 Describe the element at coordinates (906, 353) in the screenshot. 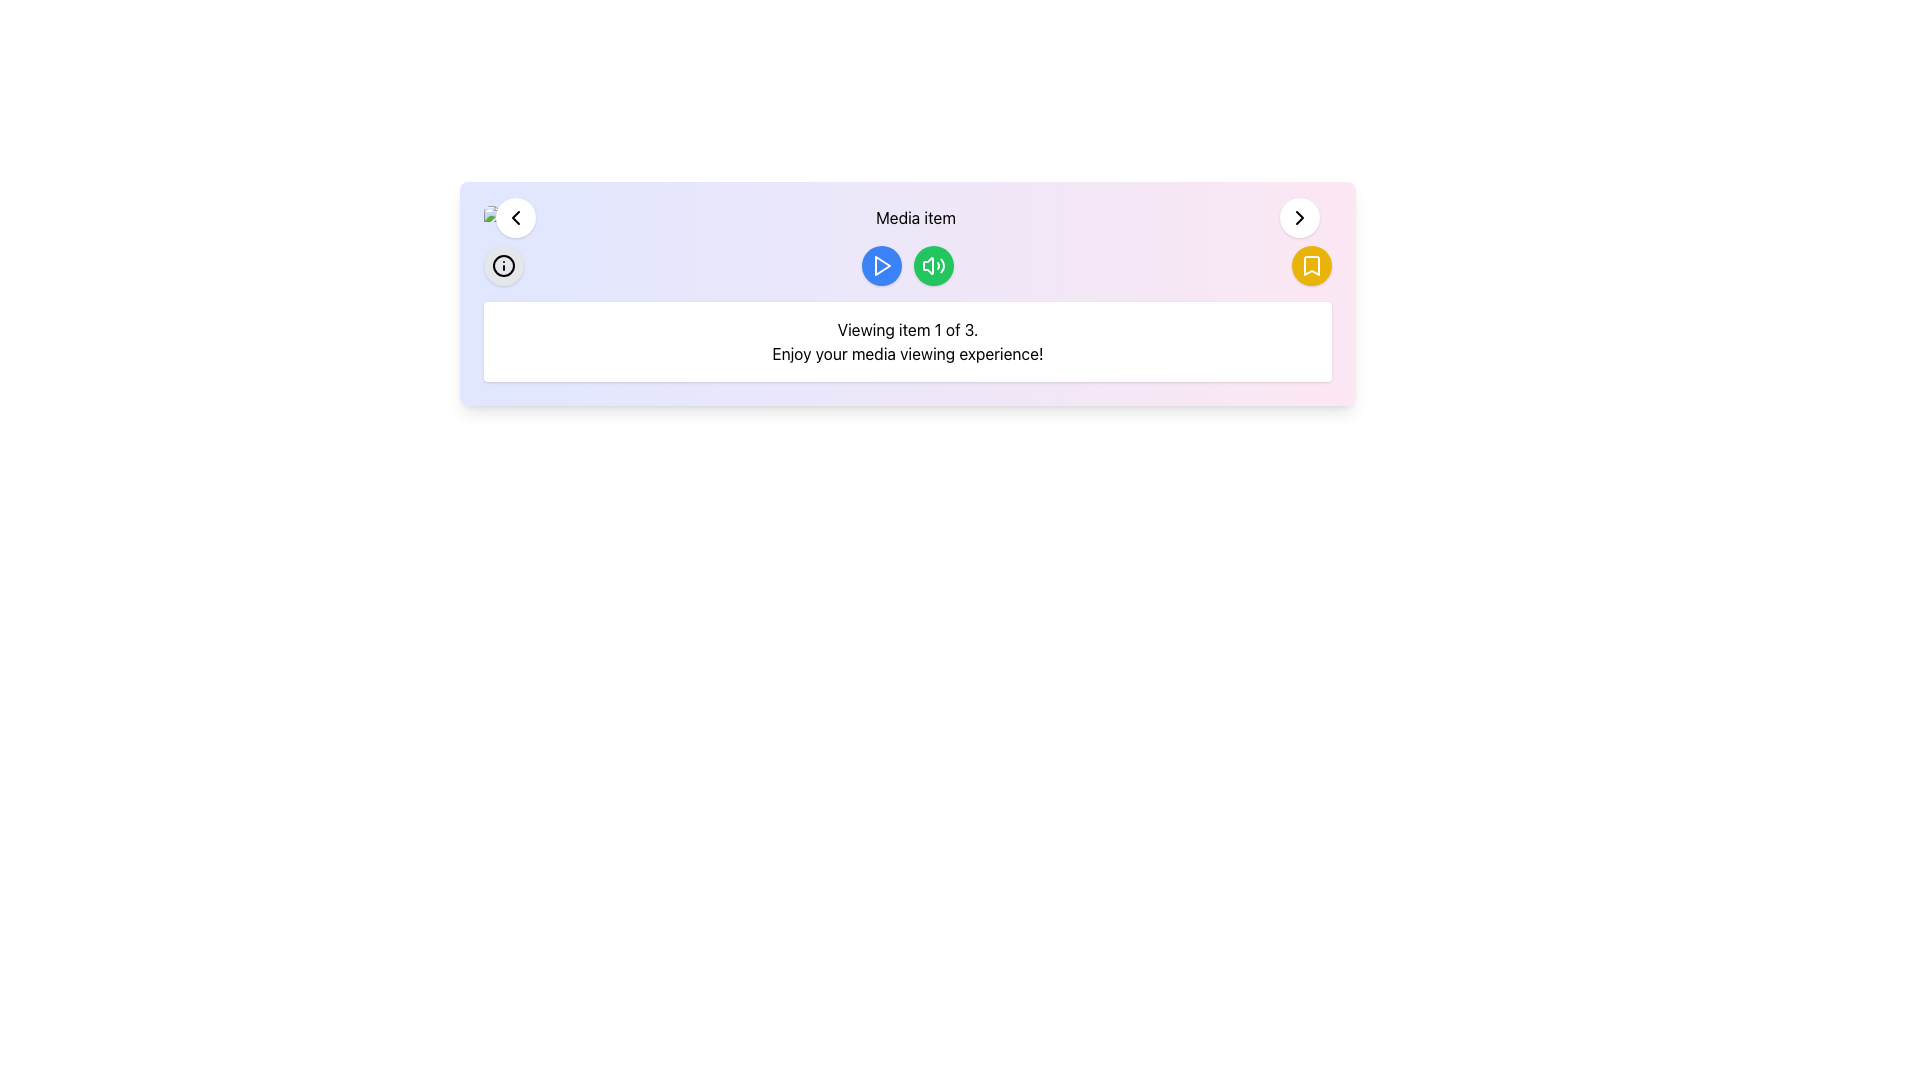

I see `the text element displaying 'Enjoy your media viewing experience!' which is located below the heading 'Viewing item 1 of 3.'` at that location.